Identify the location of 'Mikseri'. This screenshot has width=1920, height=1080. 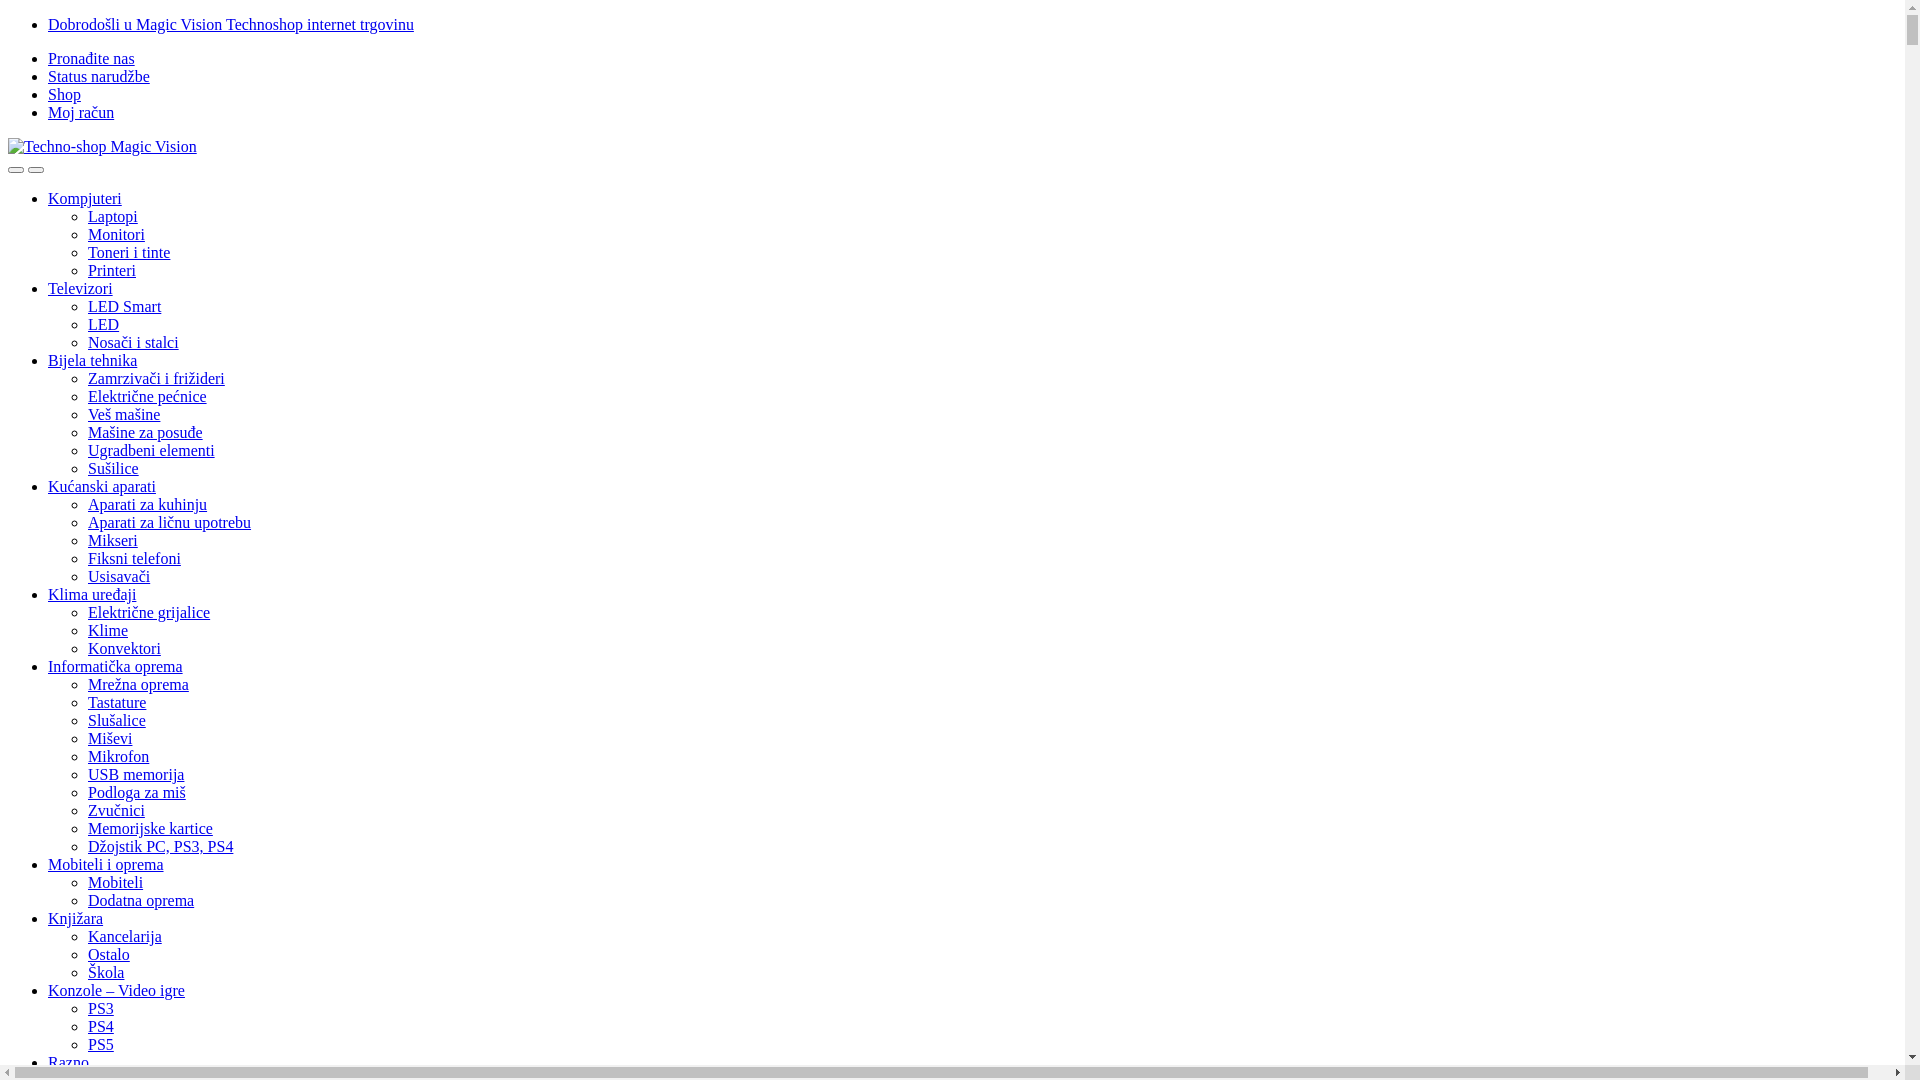
(112, 540).